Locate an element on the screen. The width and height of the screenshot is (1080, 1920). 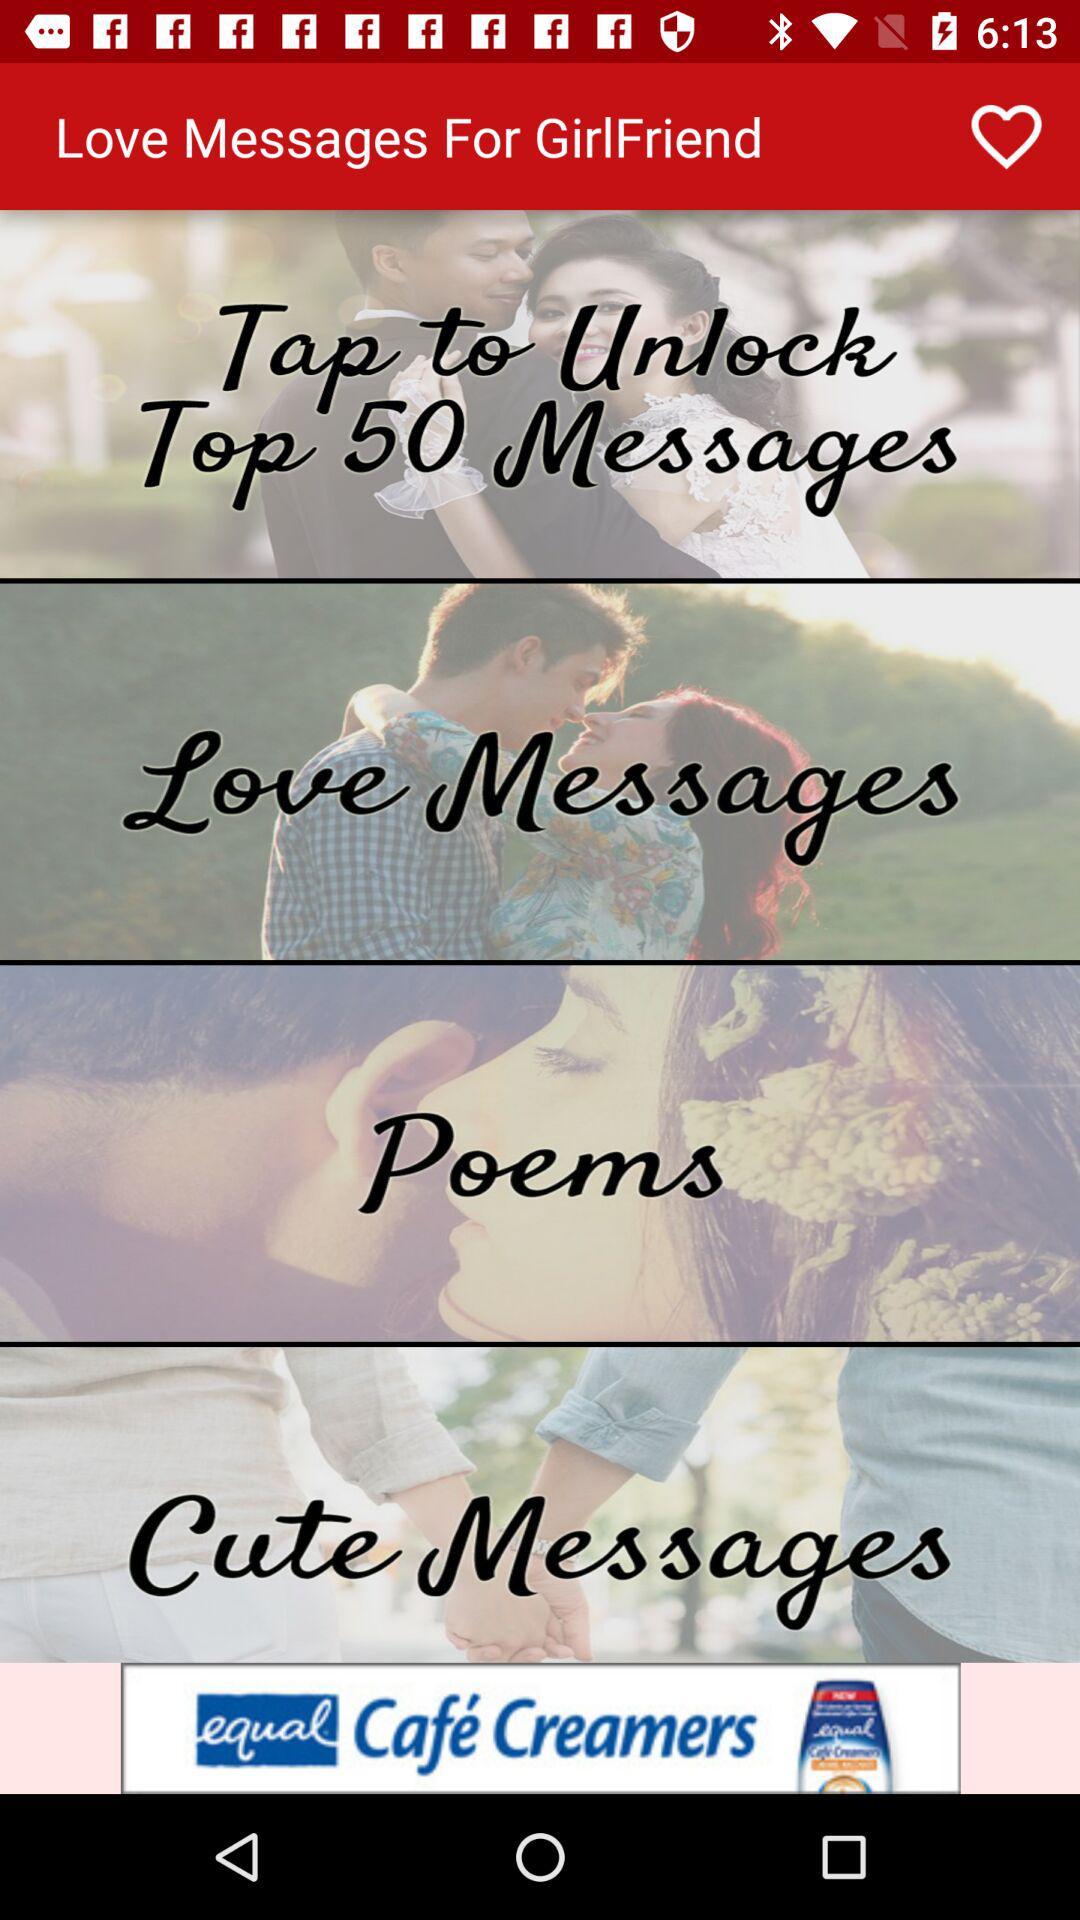
message to the option is located at coordinates (540, 770).